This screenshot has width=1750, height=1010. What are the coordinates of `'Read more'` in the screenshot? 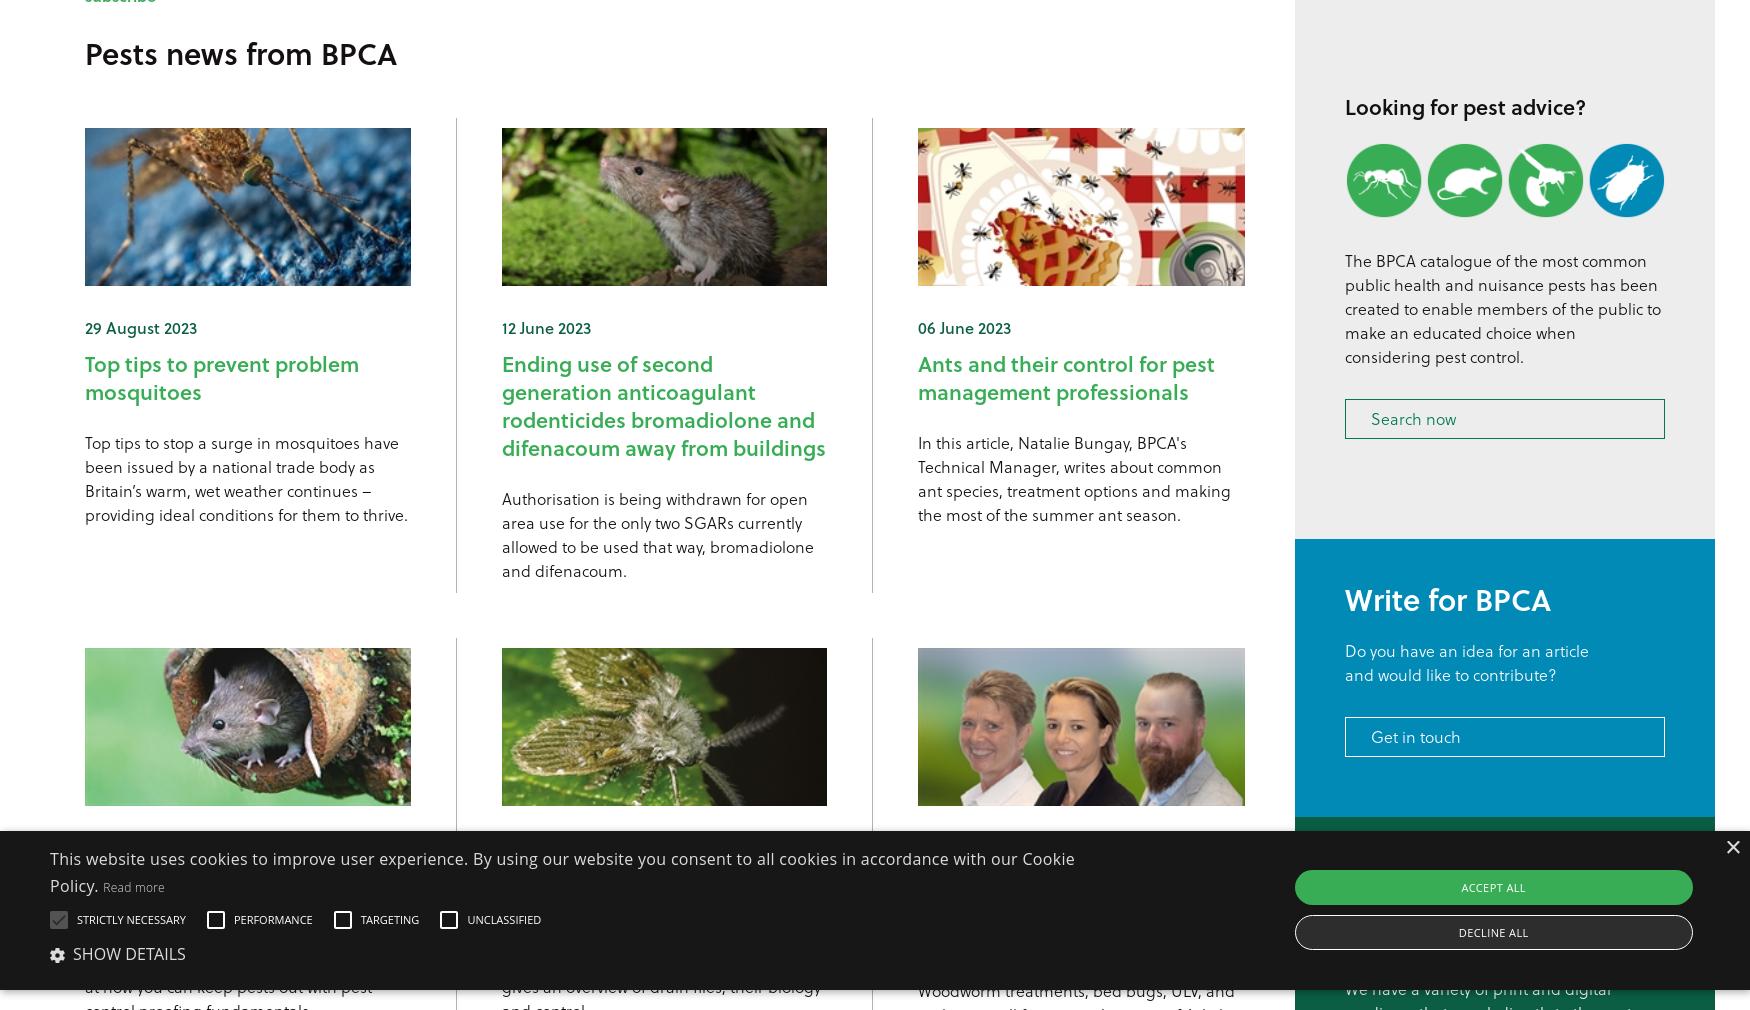 It's located at (132, 886).